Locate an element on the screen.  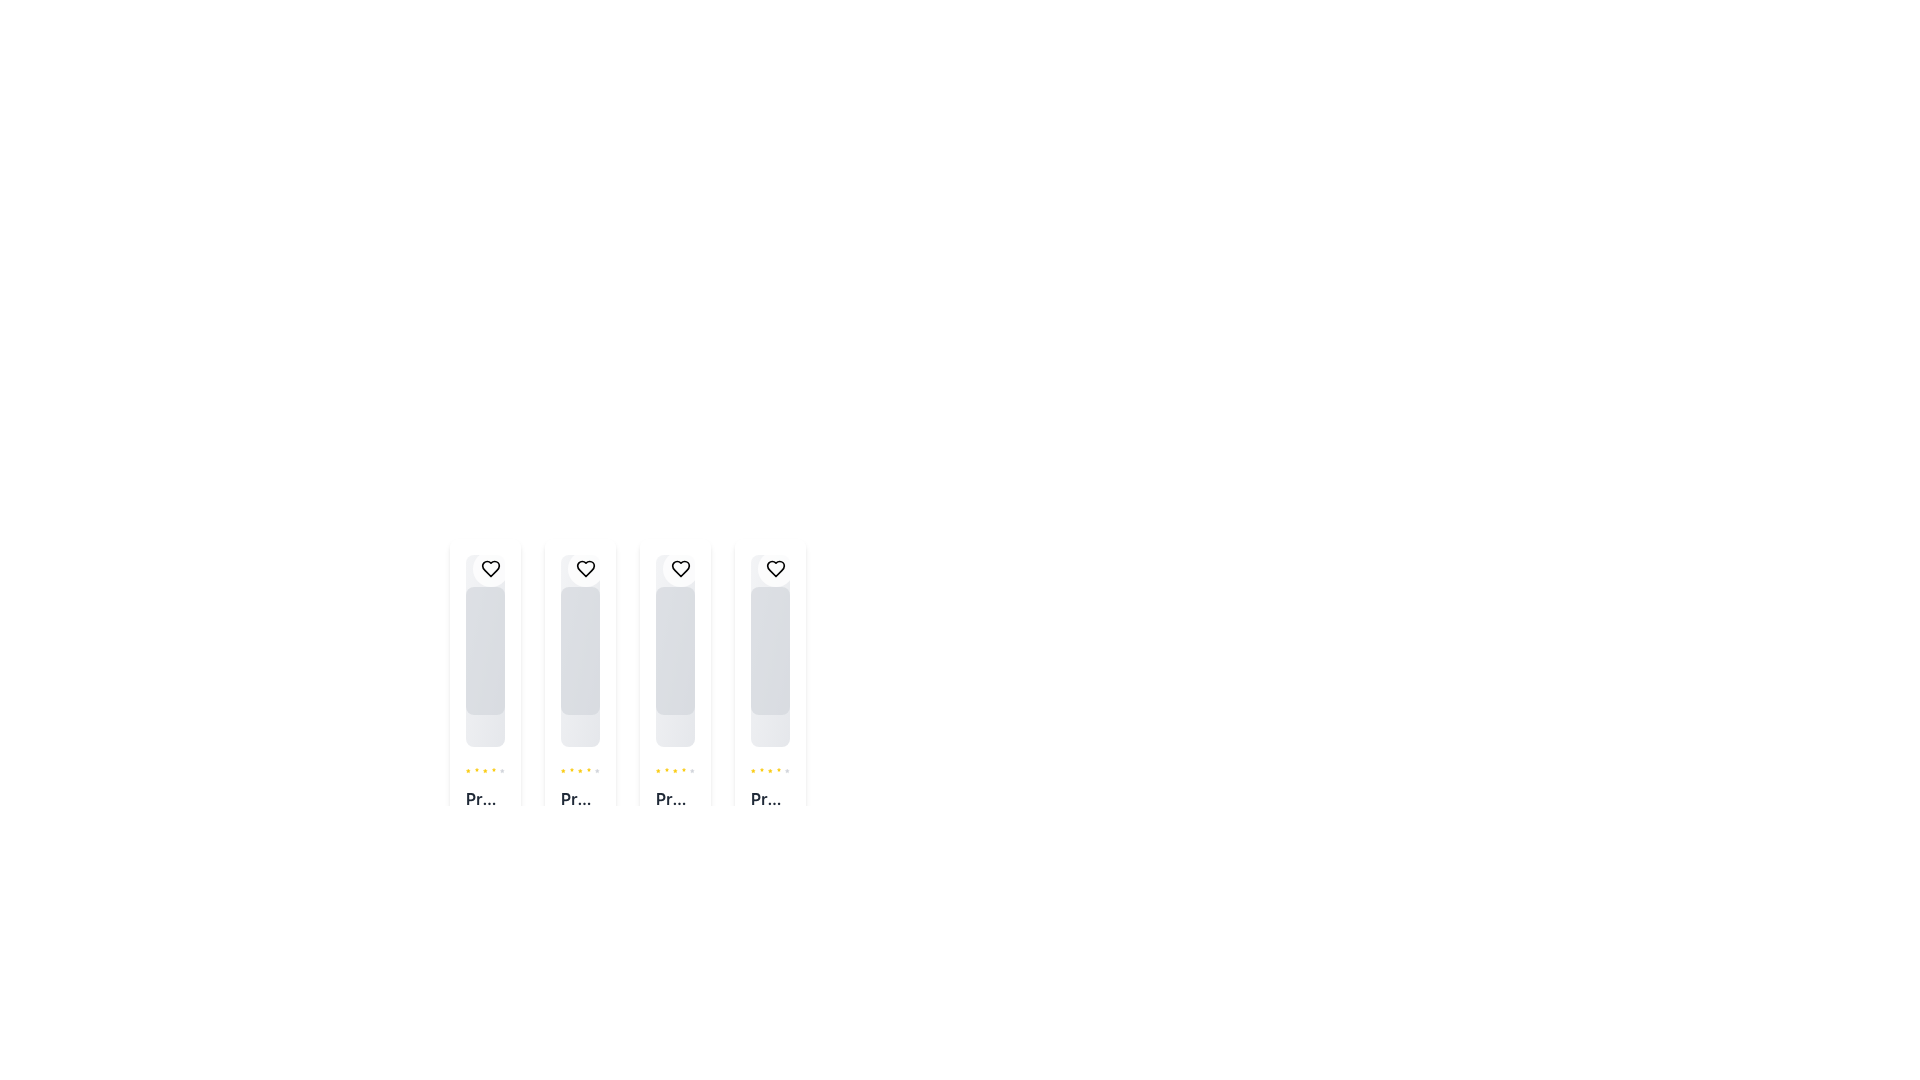
the fourth star icon in the rating system located below the product listing is located at coordinates (769, 770).